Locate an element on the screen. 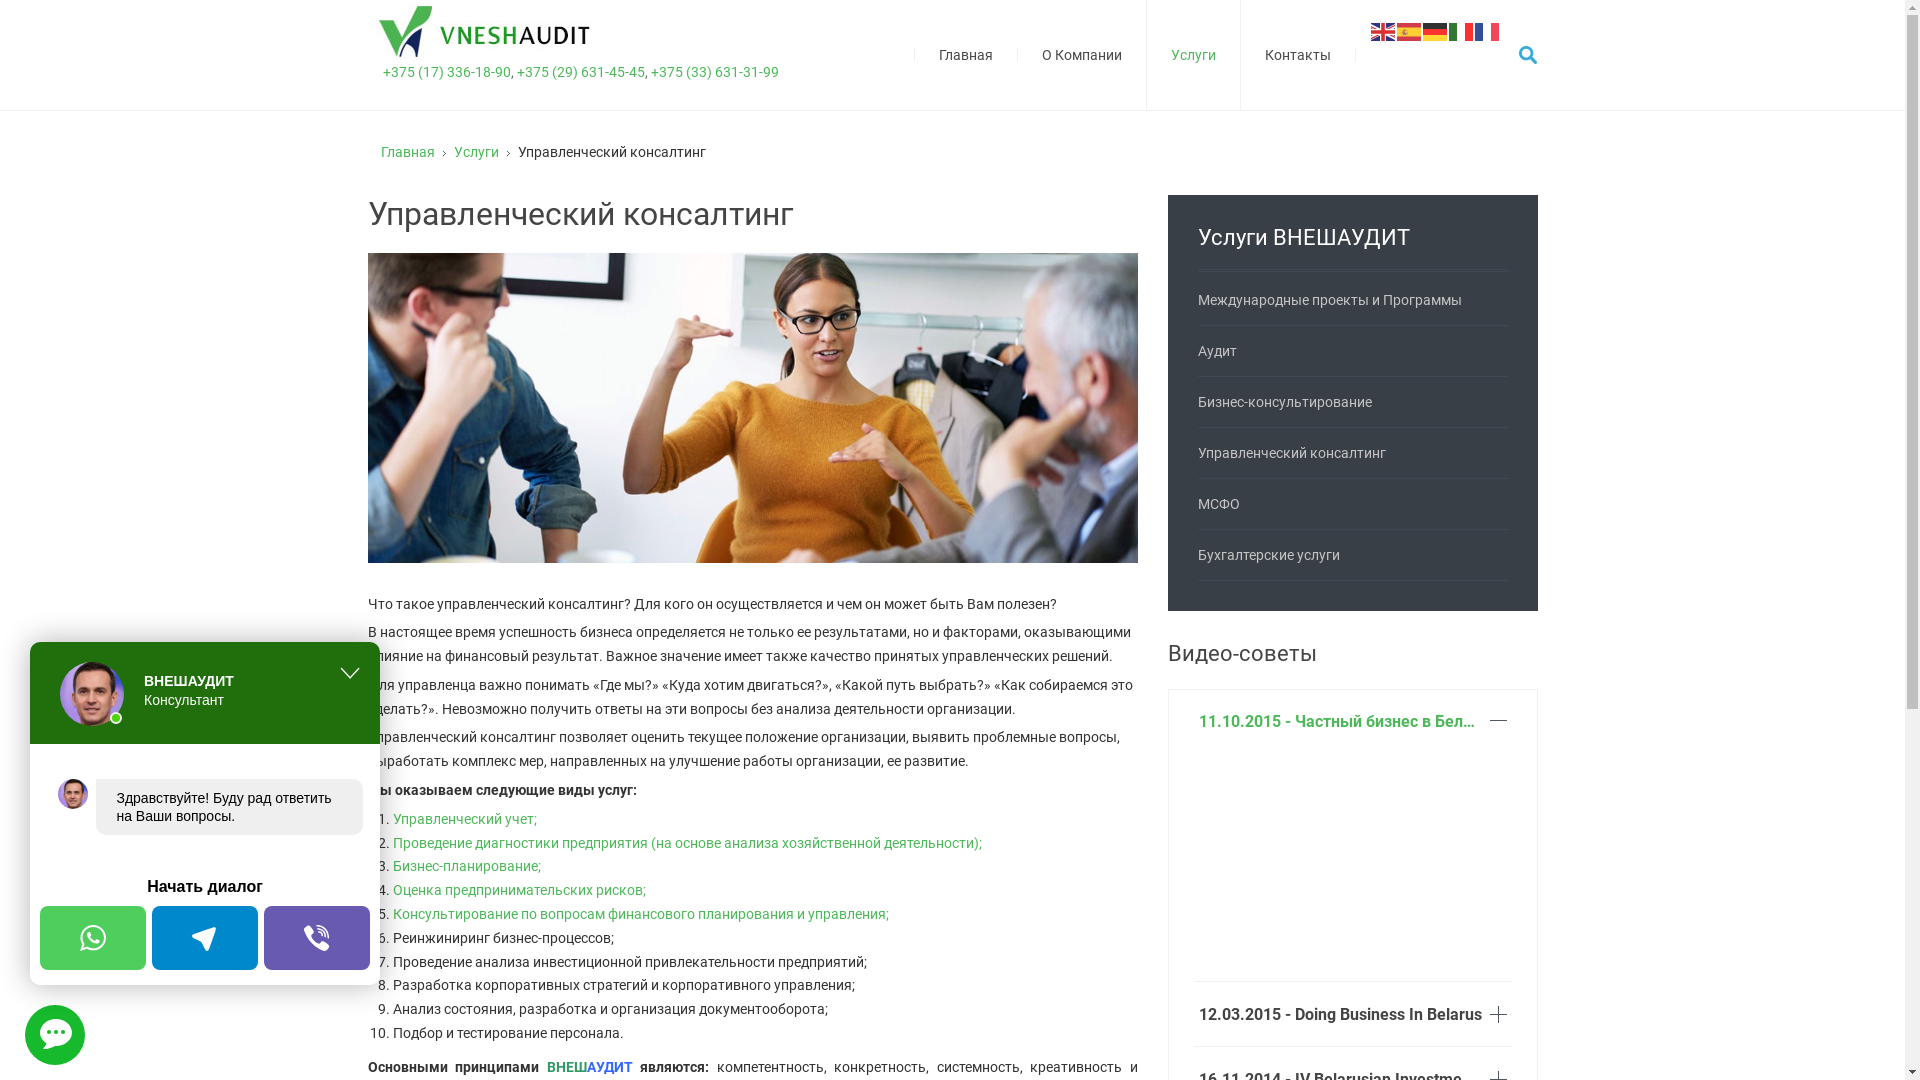  '+375 (33) 631-31-99' is located at coordinates (714, 71).